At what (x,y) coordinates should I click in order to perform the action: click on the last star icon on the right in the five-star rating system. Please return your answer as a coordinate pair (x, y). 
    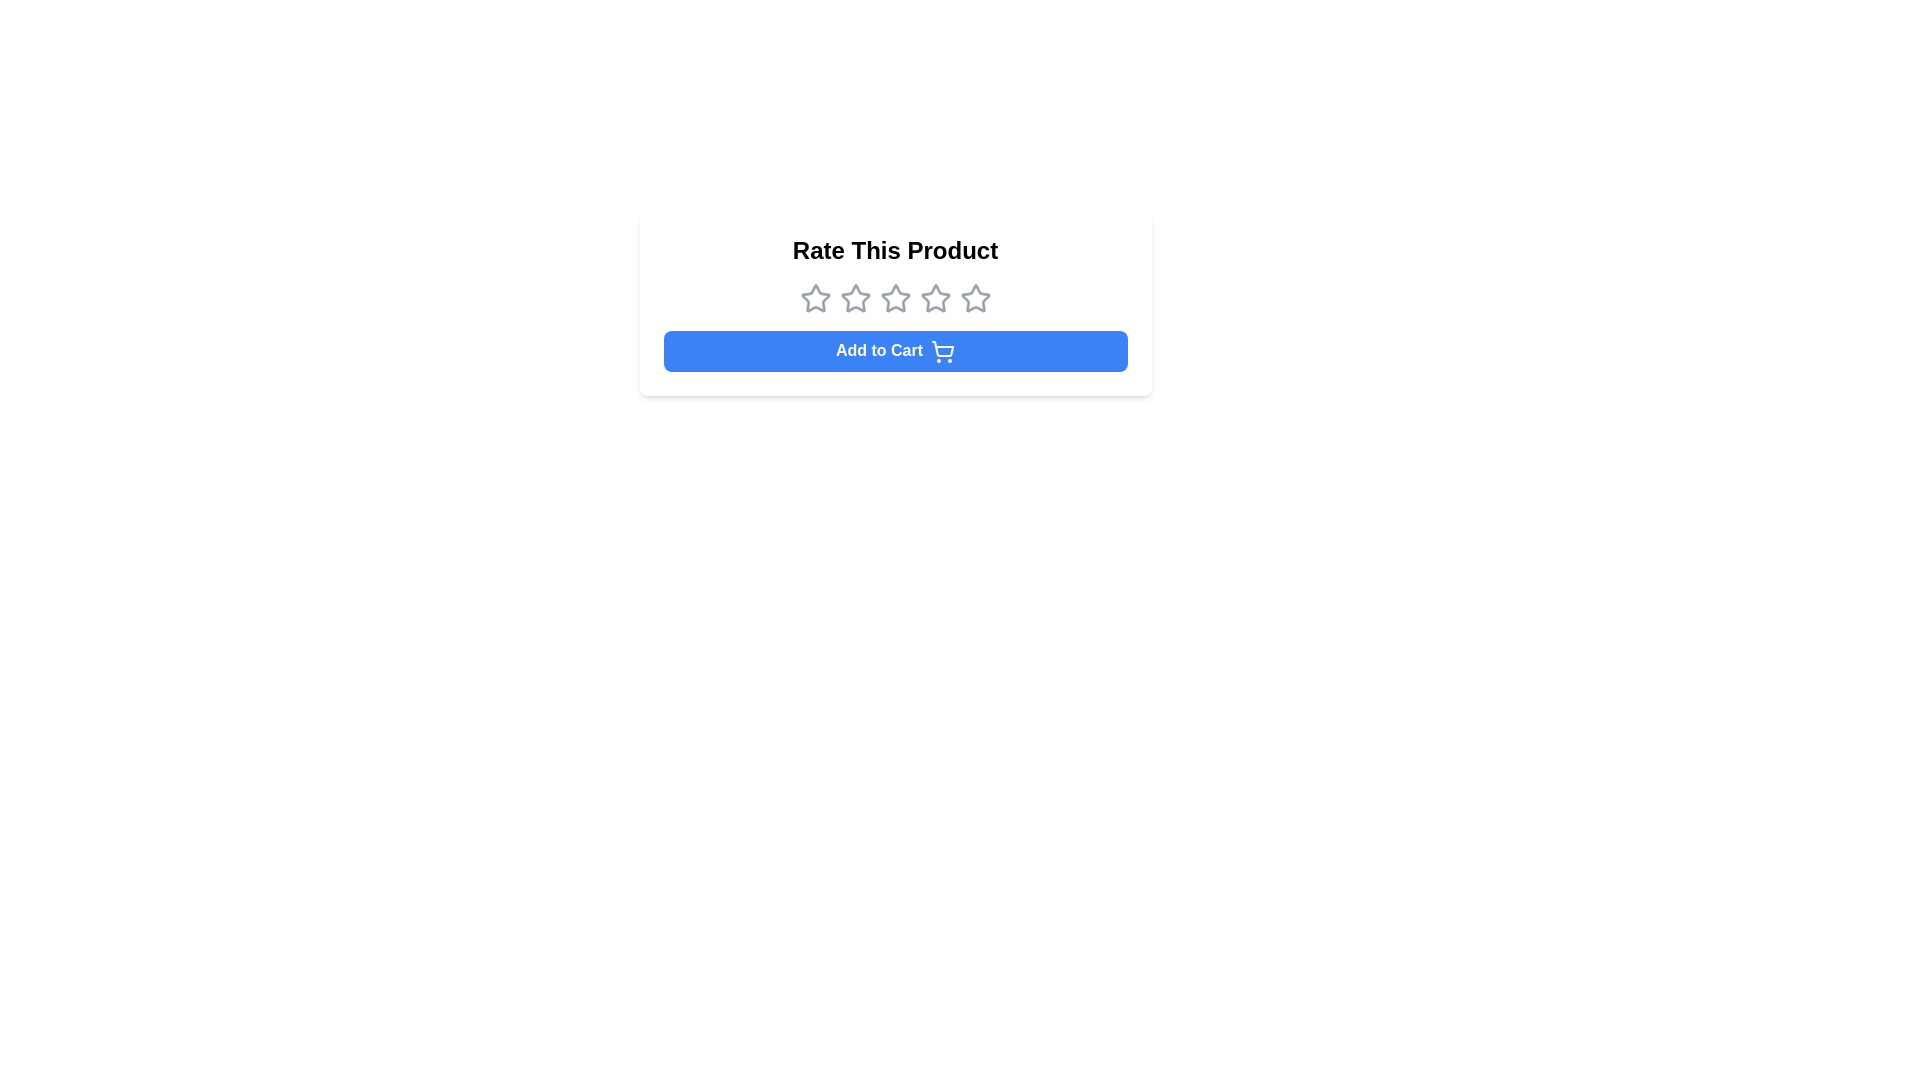
    Looking at the image, I should click on (975, 299).